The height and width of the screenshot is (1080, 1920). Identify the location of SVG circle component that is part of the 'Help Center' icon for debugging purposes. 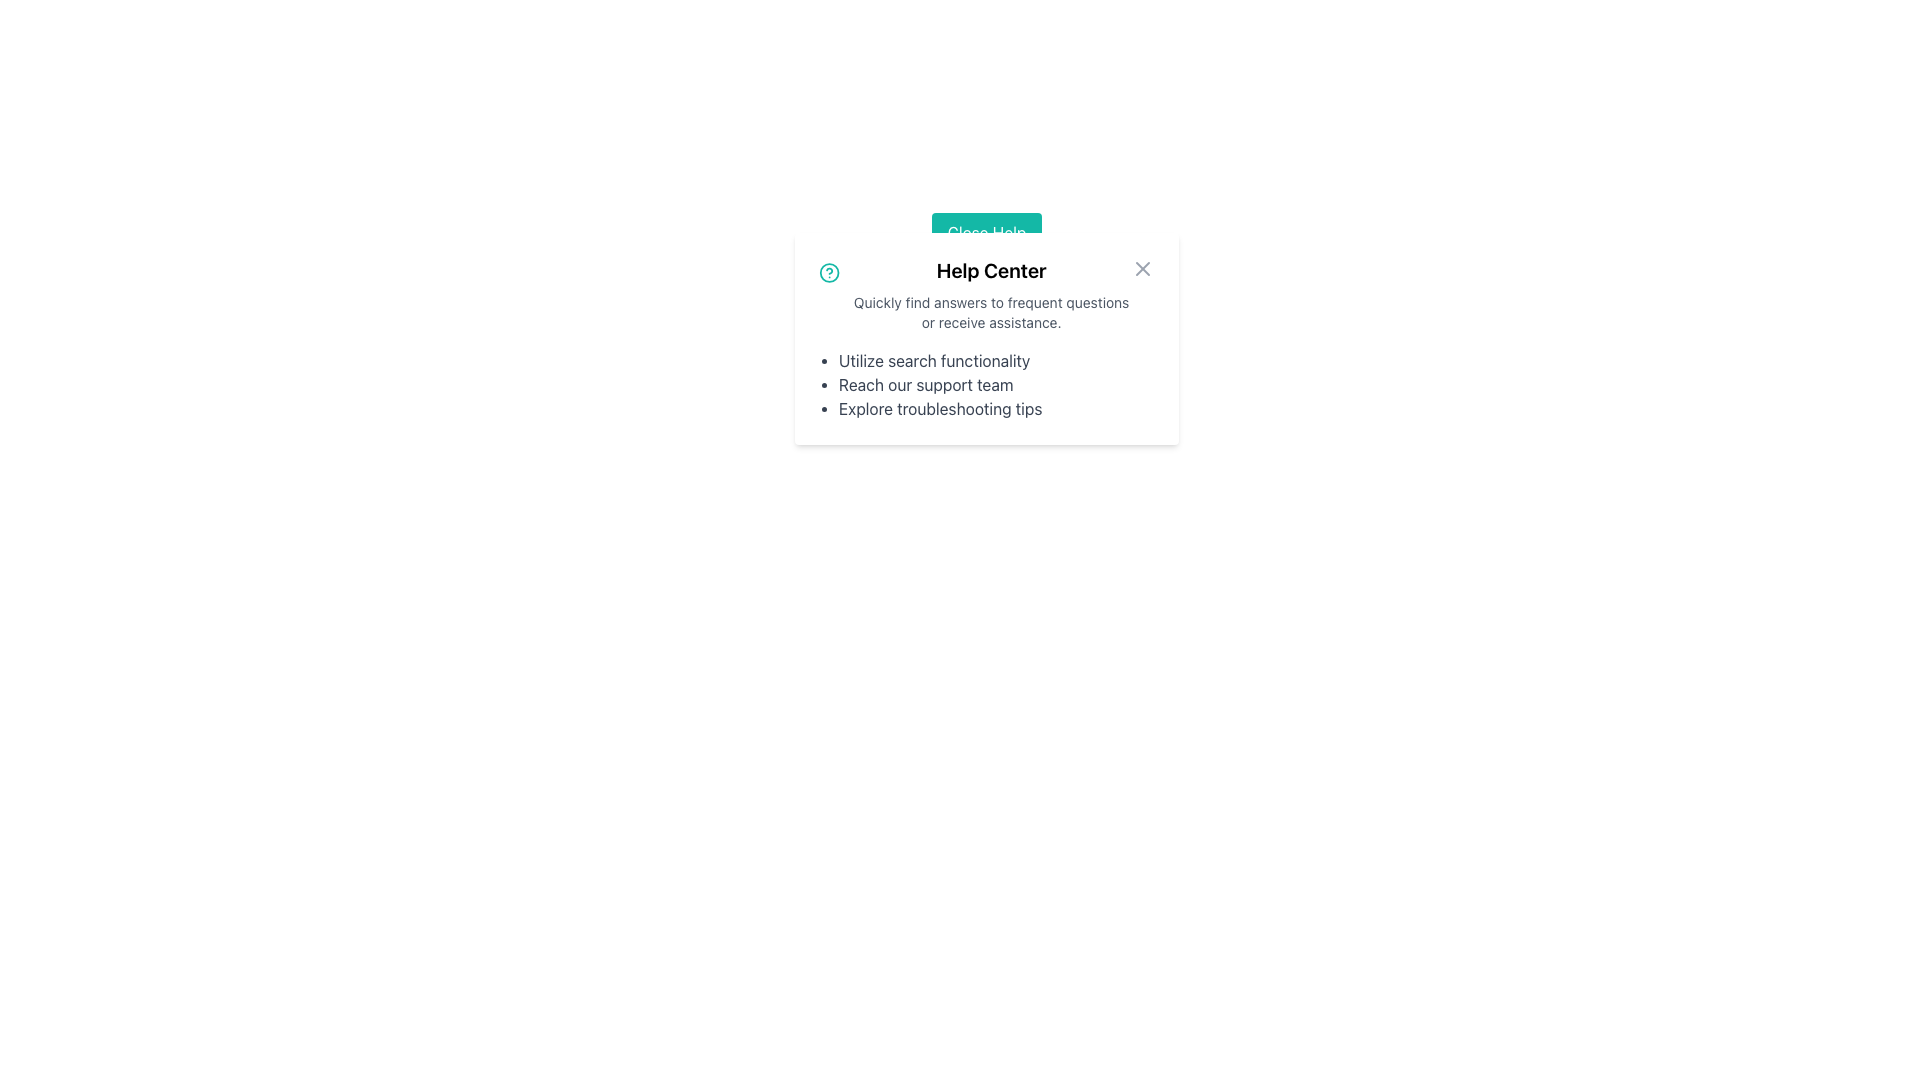
(829, 273).